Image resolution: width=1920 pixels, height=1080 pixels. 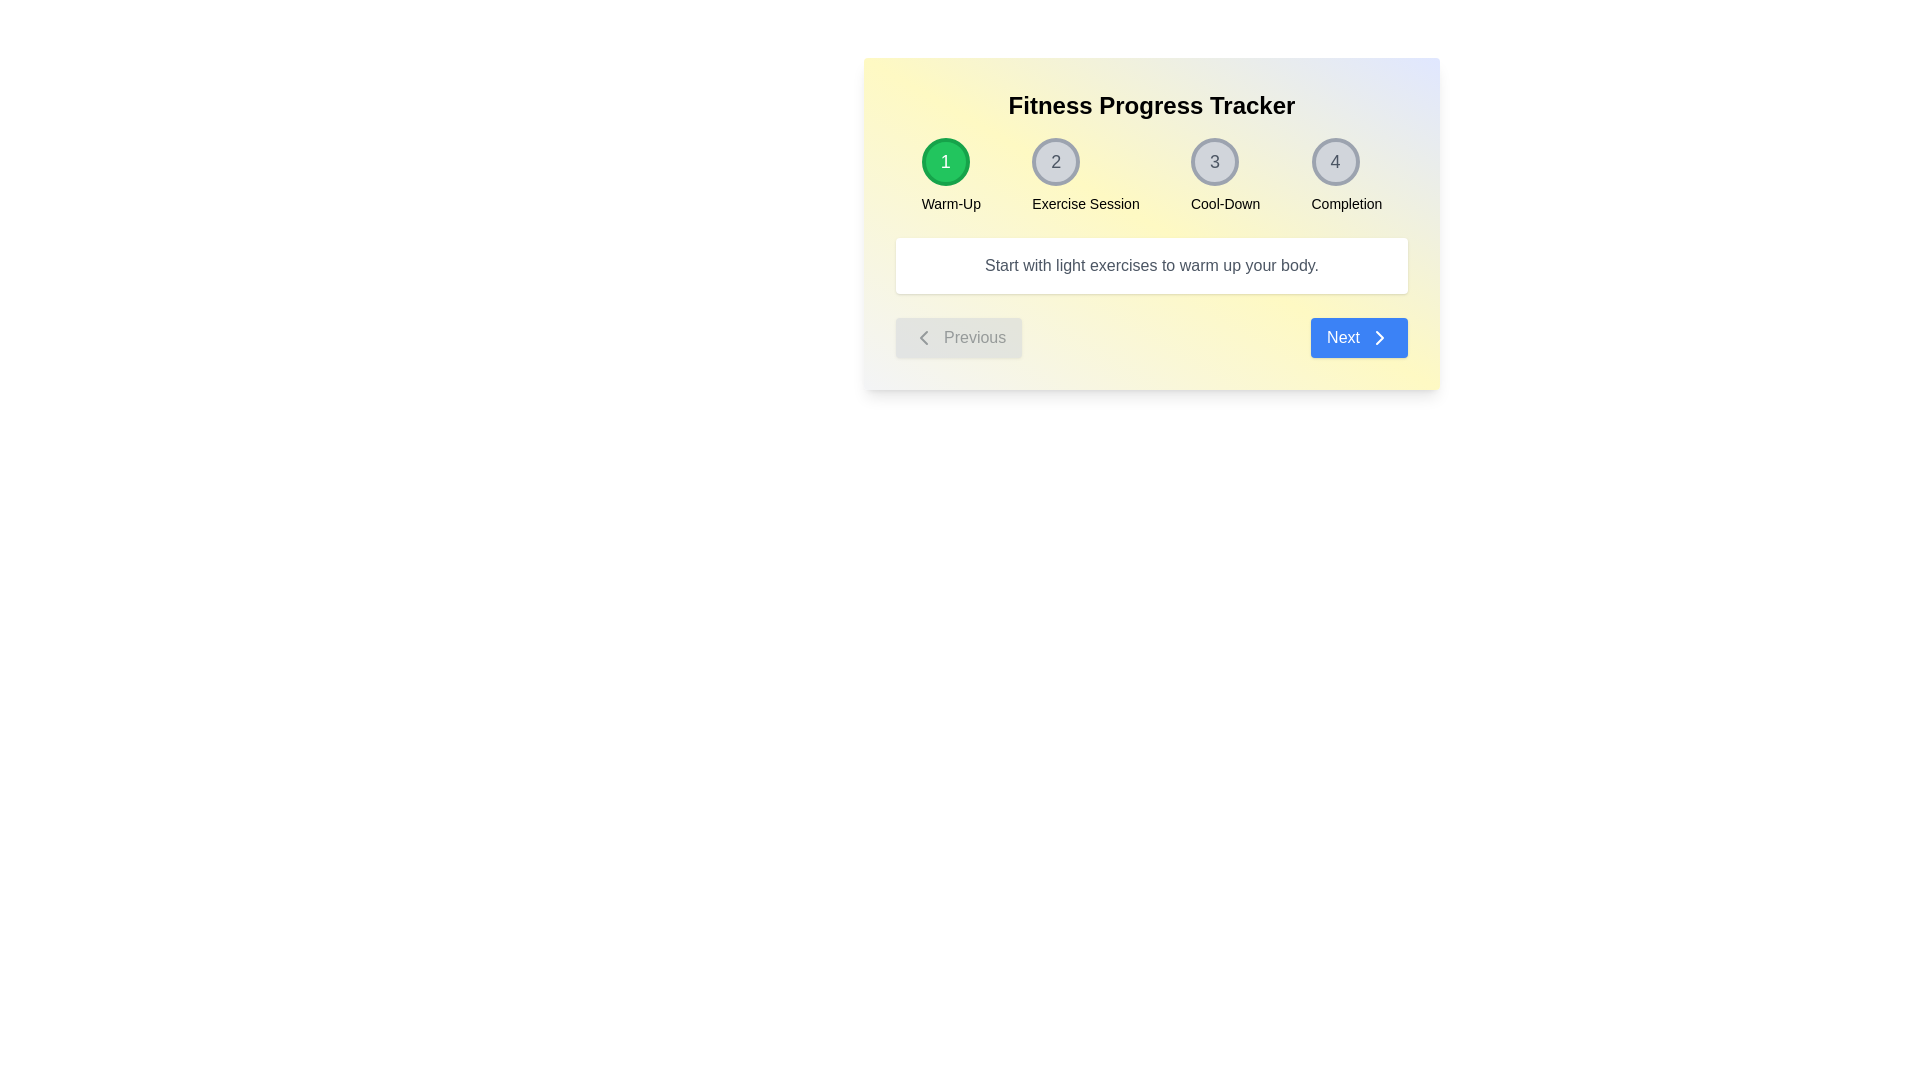 What do you see at coordinates (1346, 204) in the screenshot?
I see `the static text label that signifies the title or description of the fourth step in the progress tracker, located centrally below the circular indicator marked '4'` at bounding box center [1346, 204].